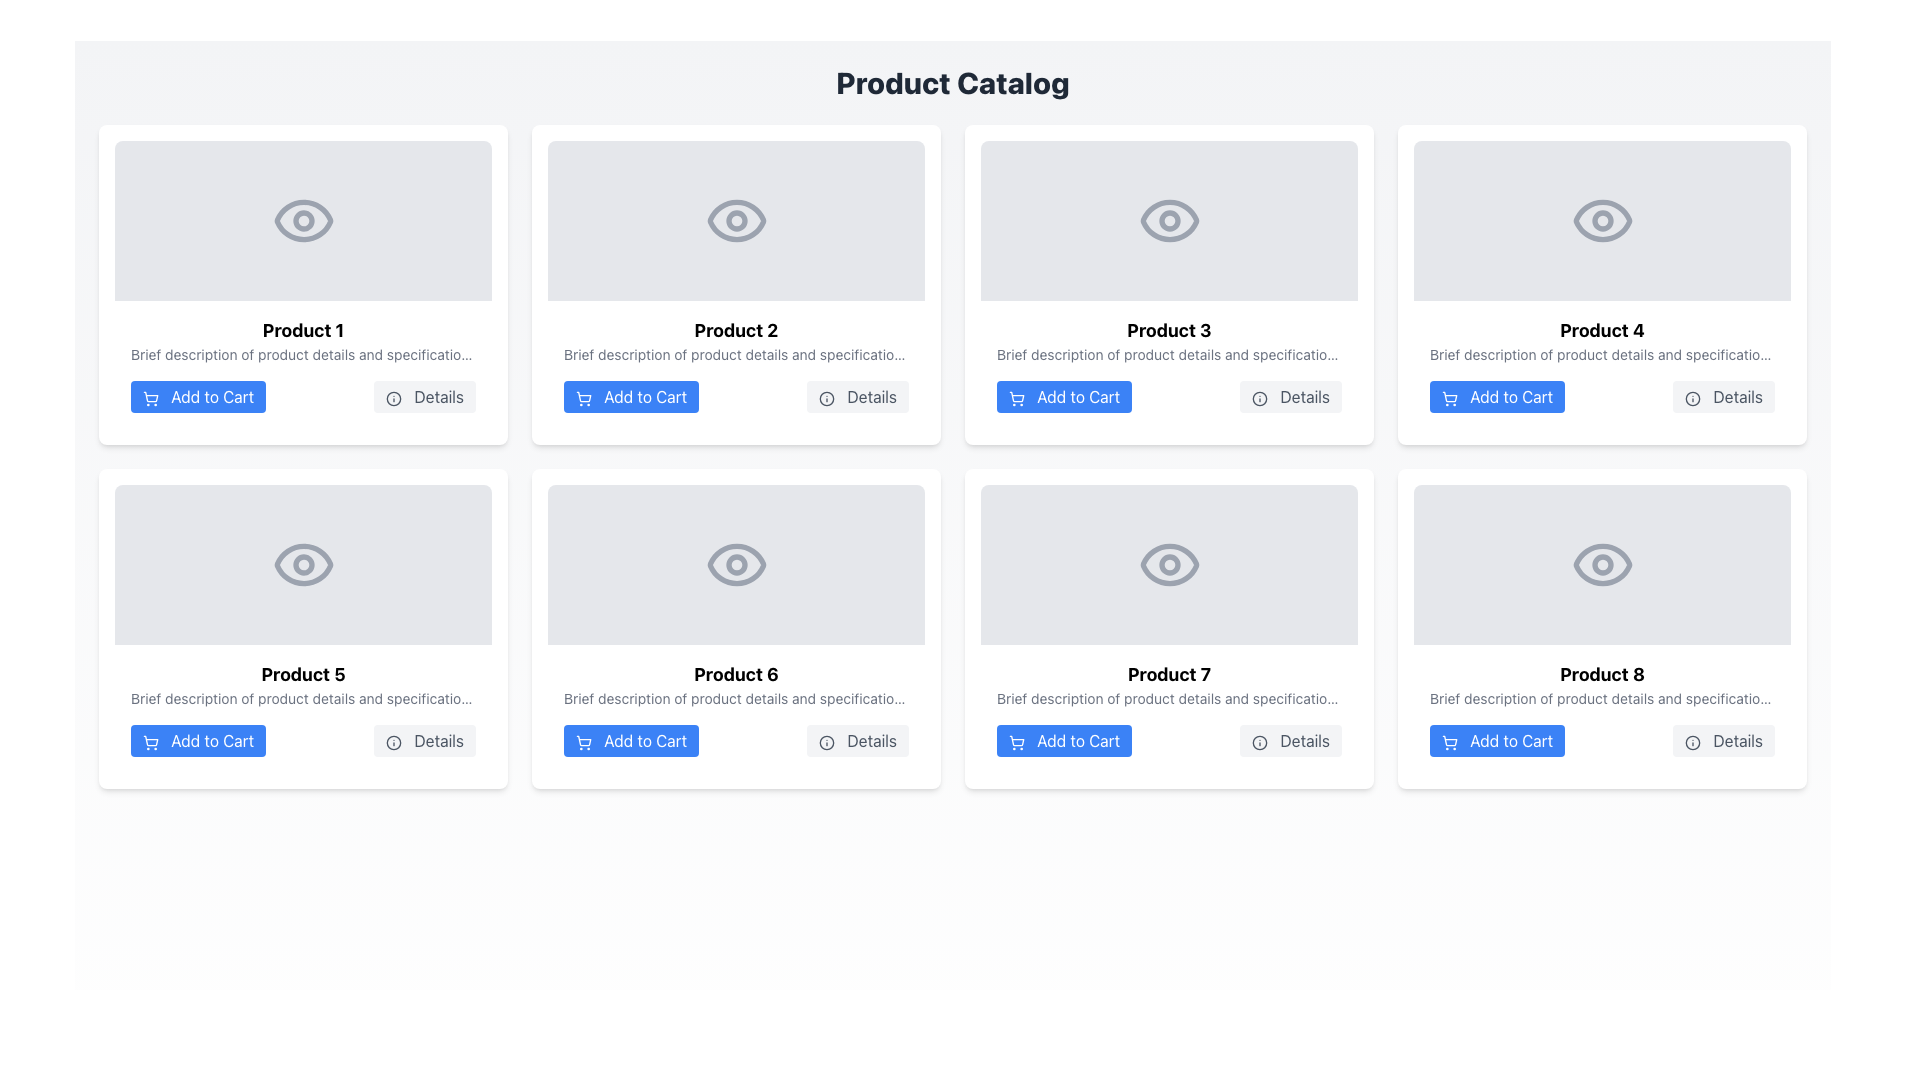 The width and height of the screenshot is (1920, 1080). What do you see at coordinates (149, 741) in the screenshot?
I see `the shopping cart icon within the 'Add to Cart' button for 'Product 5', which has a blue background and white text` at bounding box center [149, 741].